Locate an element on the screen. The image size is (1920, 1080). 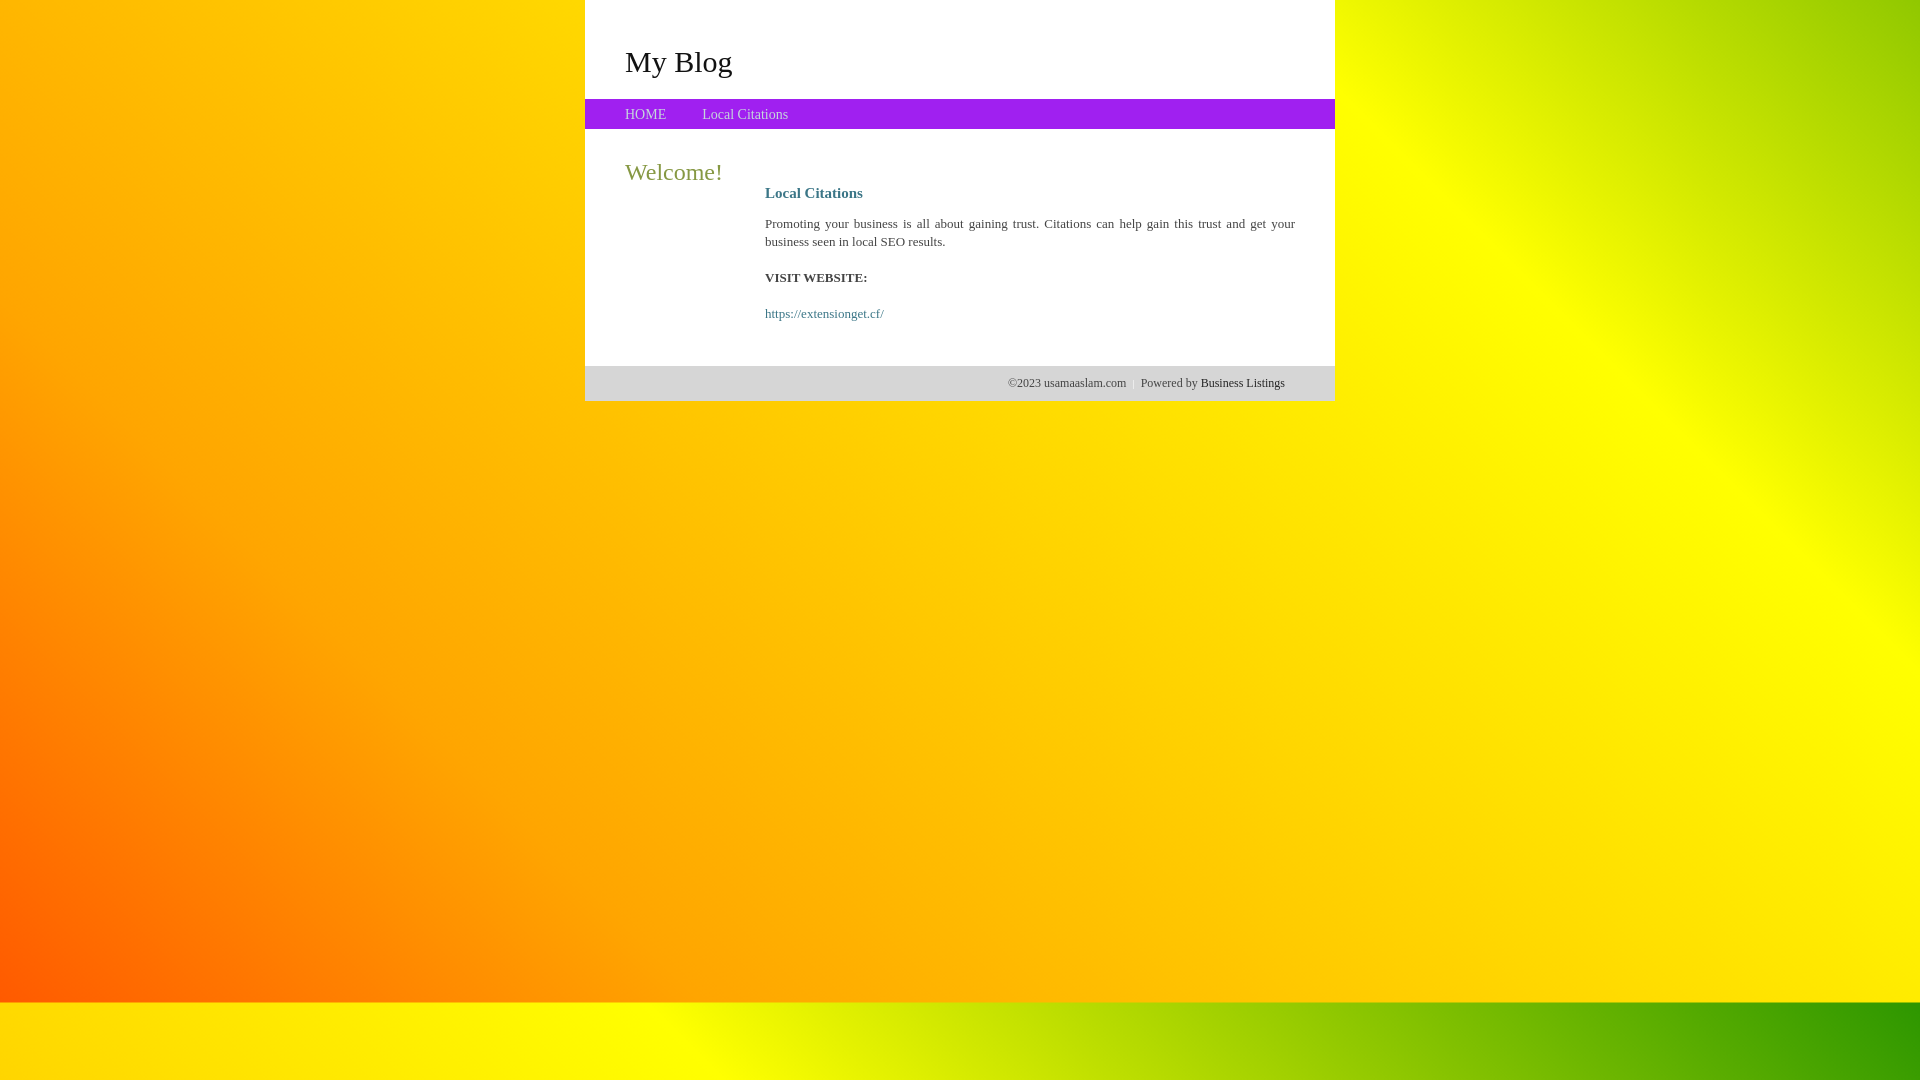
'Local Citations' is located at coordinates (743, 114).